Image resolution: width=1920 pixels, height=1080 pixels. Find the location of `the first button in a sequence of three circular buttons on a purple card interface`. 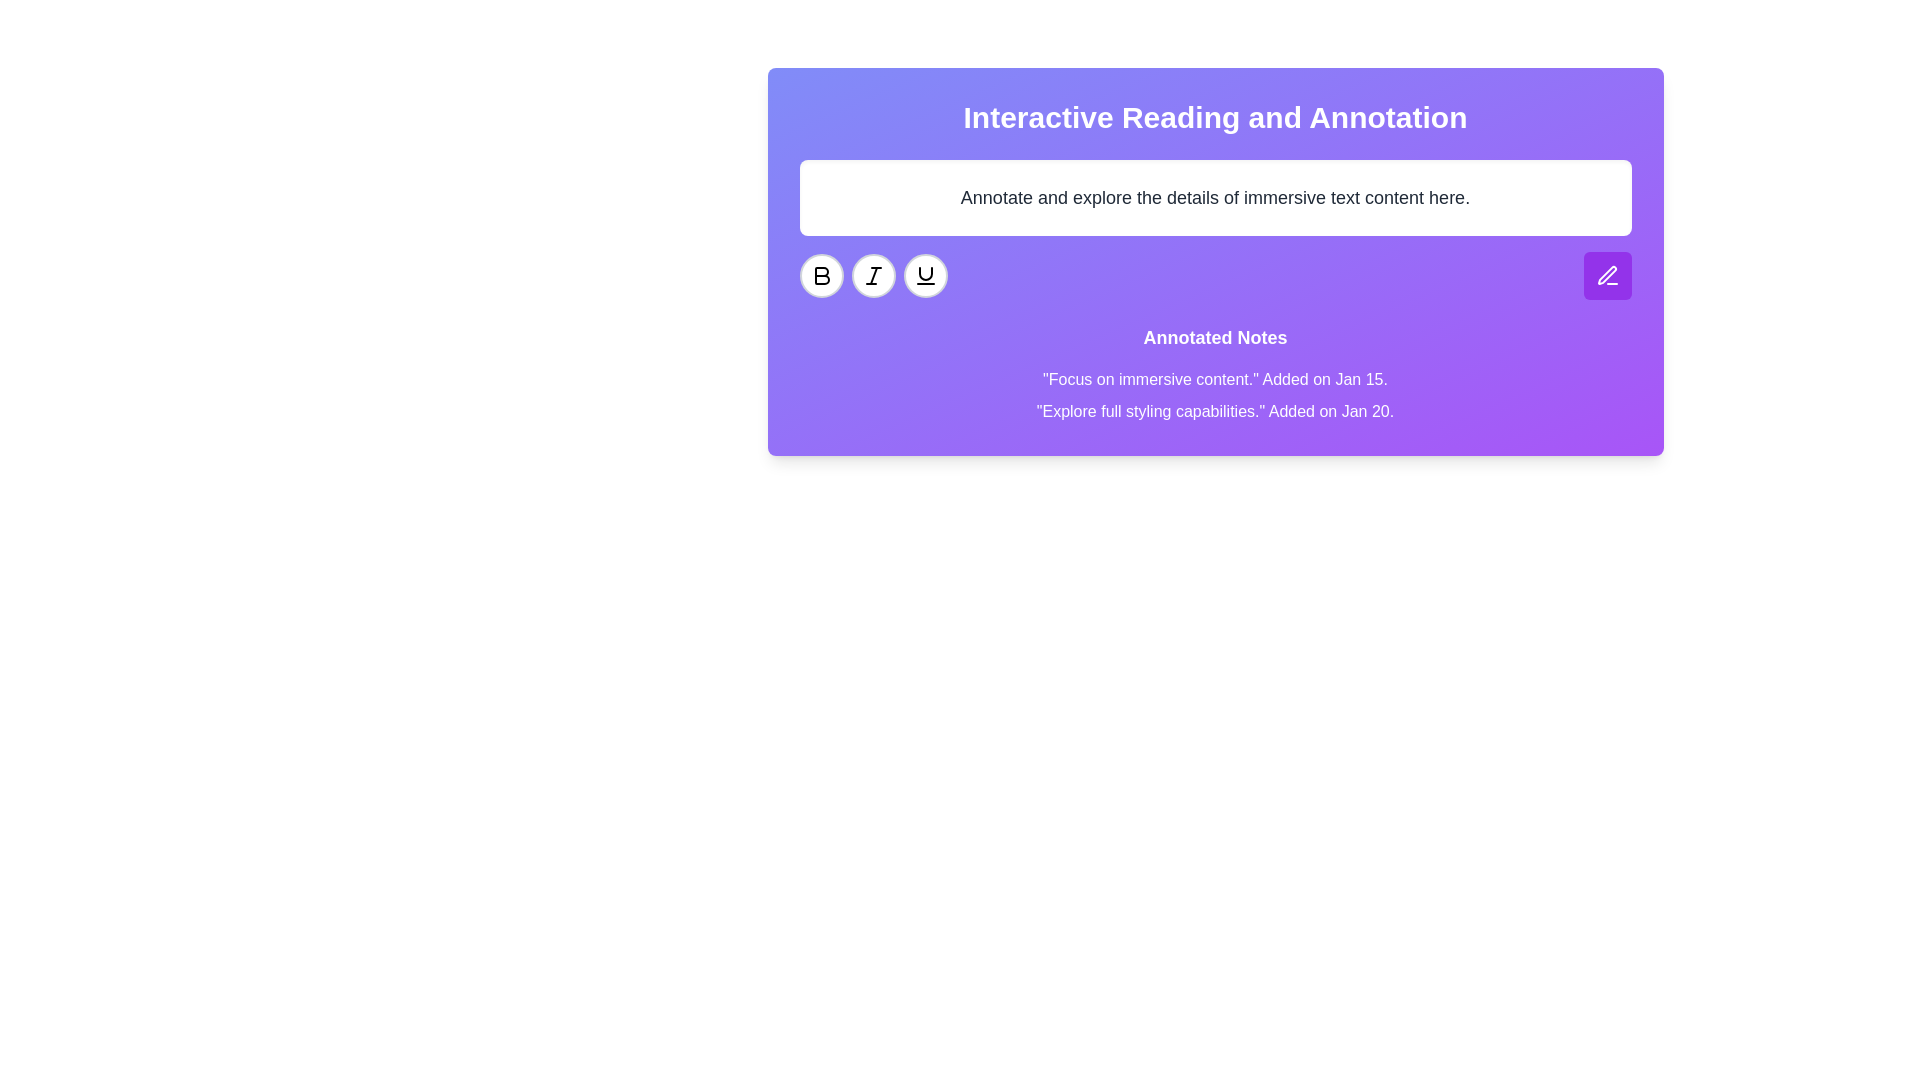

the first button in a sequence of three circular buttons on a purple card interface is located at coordinates (821, 276).